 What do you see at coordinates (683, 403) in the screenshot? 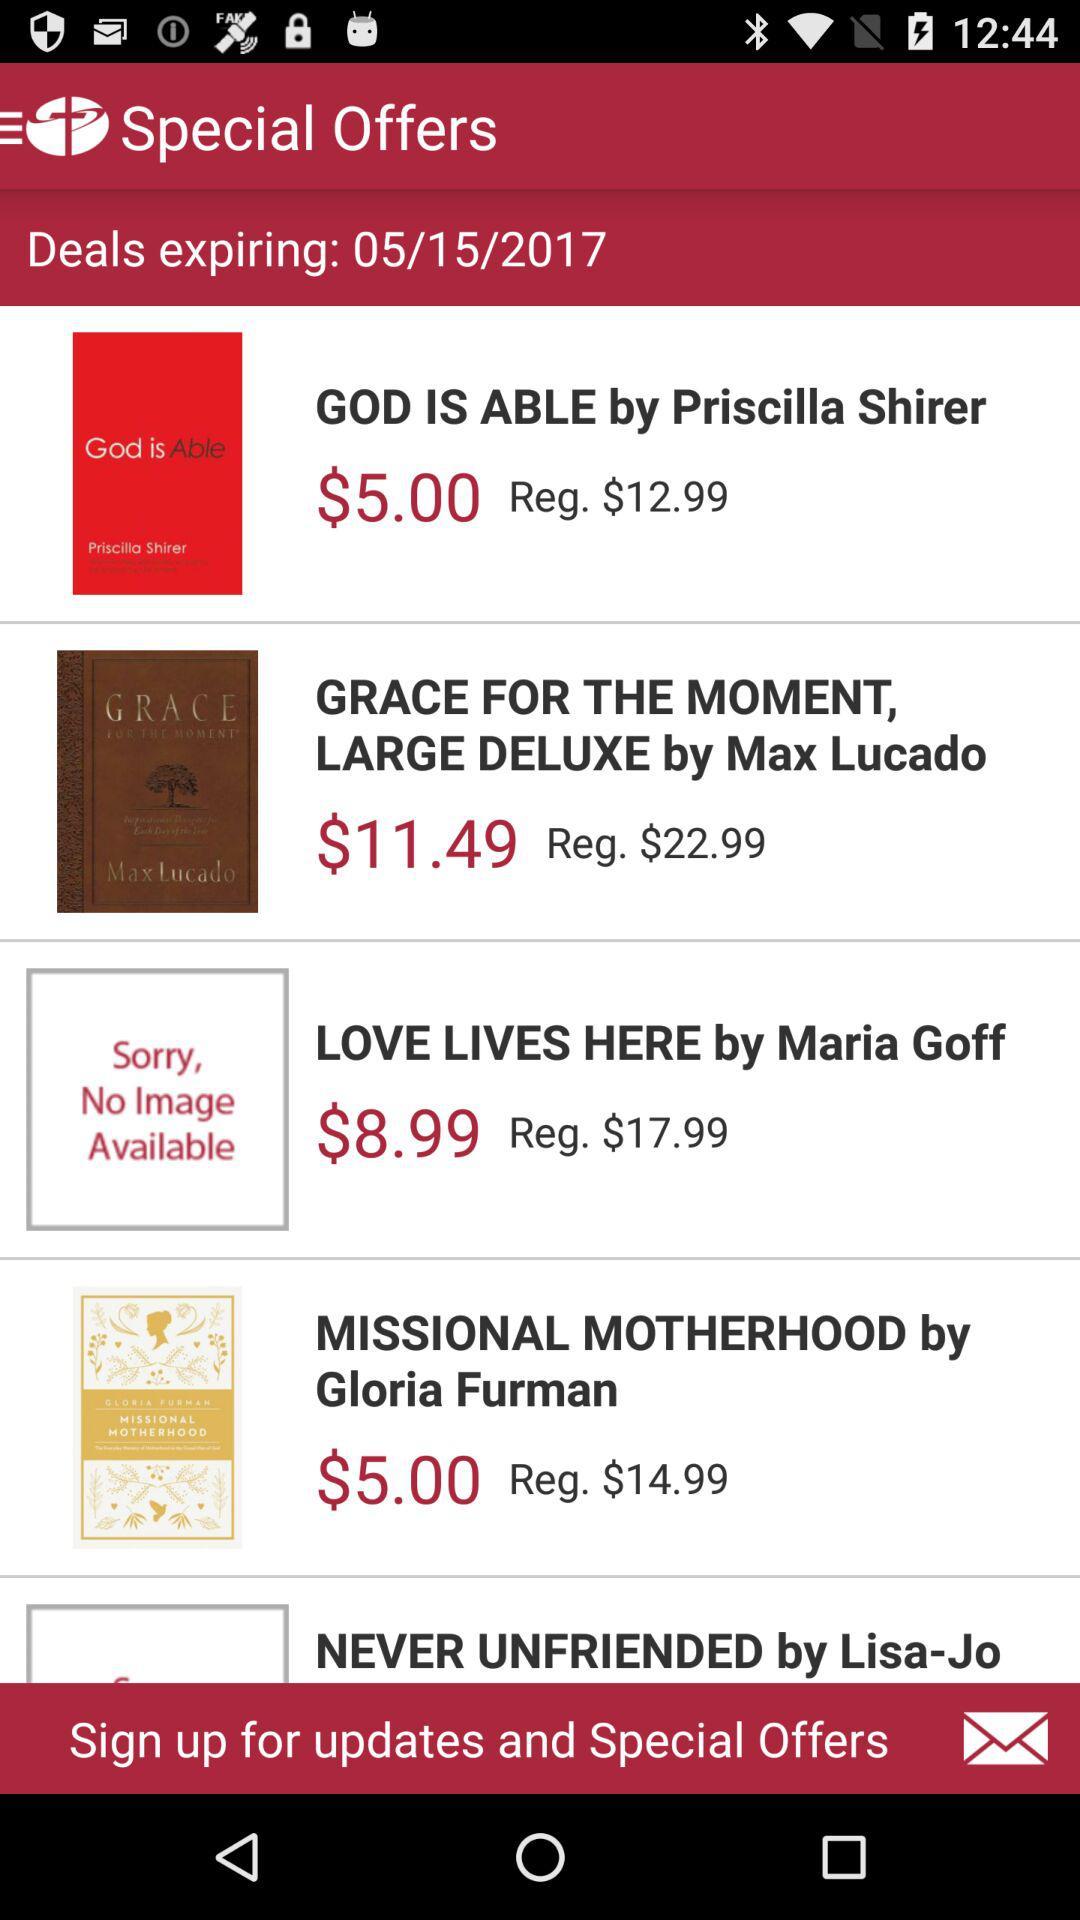
I see `item below deals expiring 05 icon` at bounding box center [683, 403].